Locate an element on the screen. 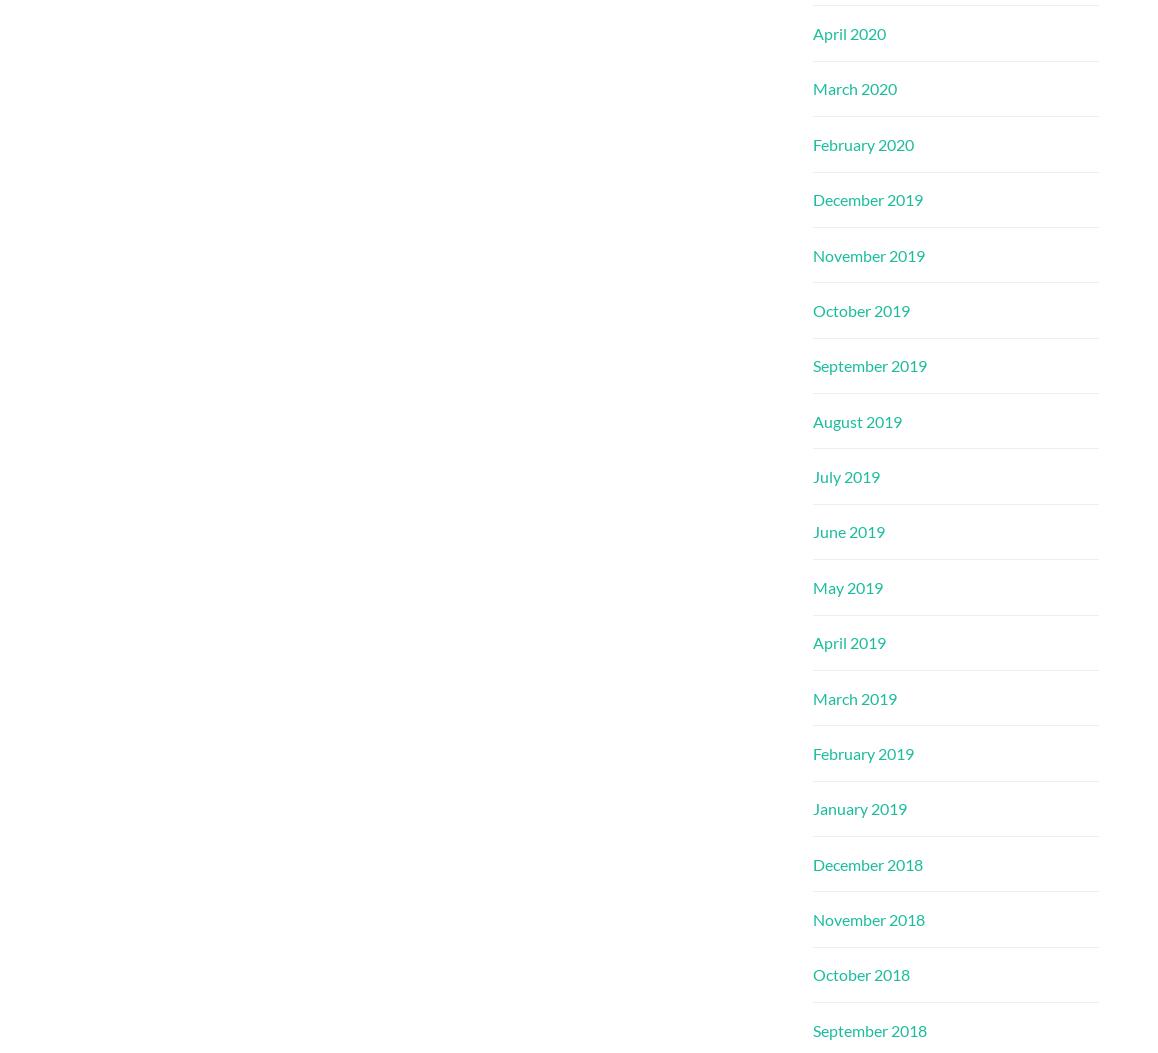 The image size is (1158, 1053). 'June 2019' is located at coordinates (848, 530).